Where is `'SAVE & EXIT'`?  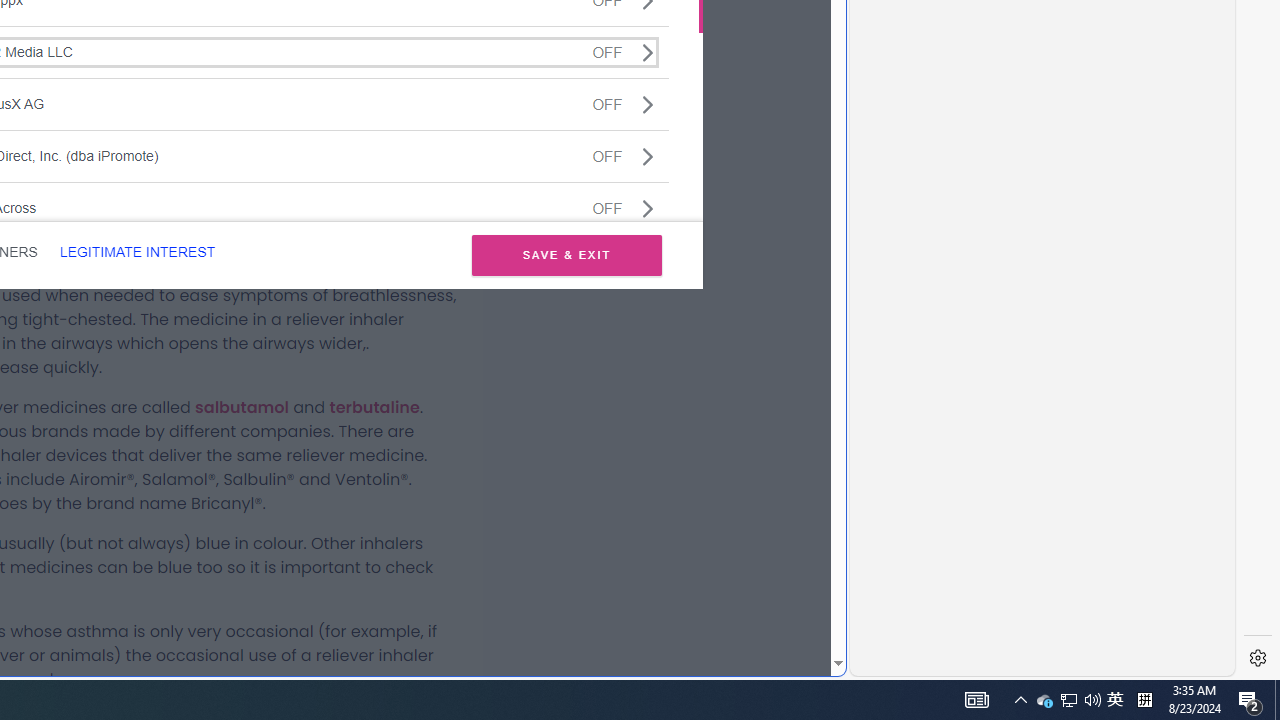
'SAVE & EXIT' is located at coordinates (566, 254).